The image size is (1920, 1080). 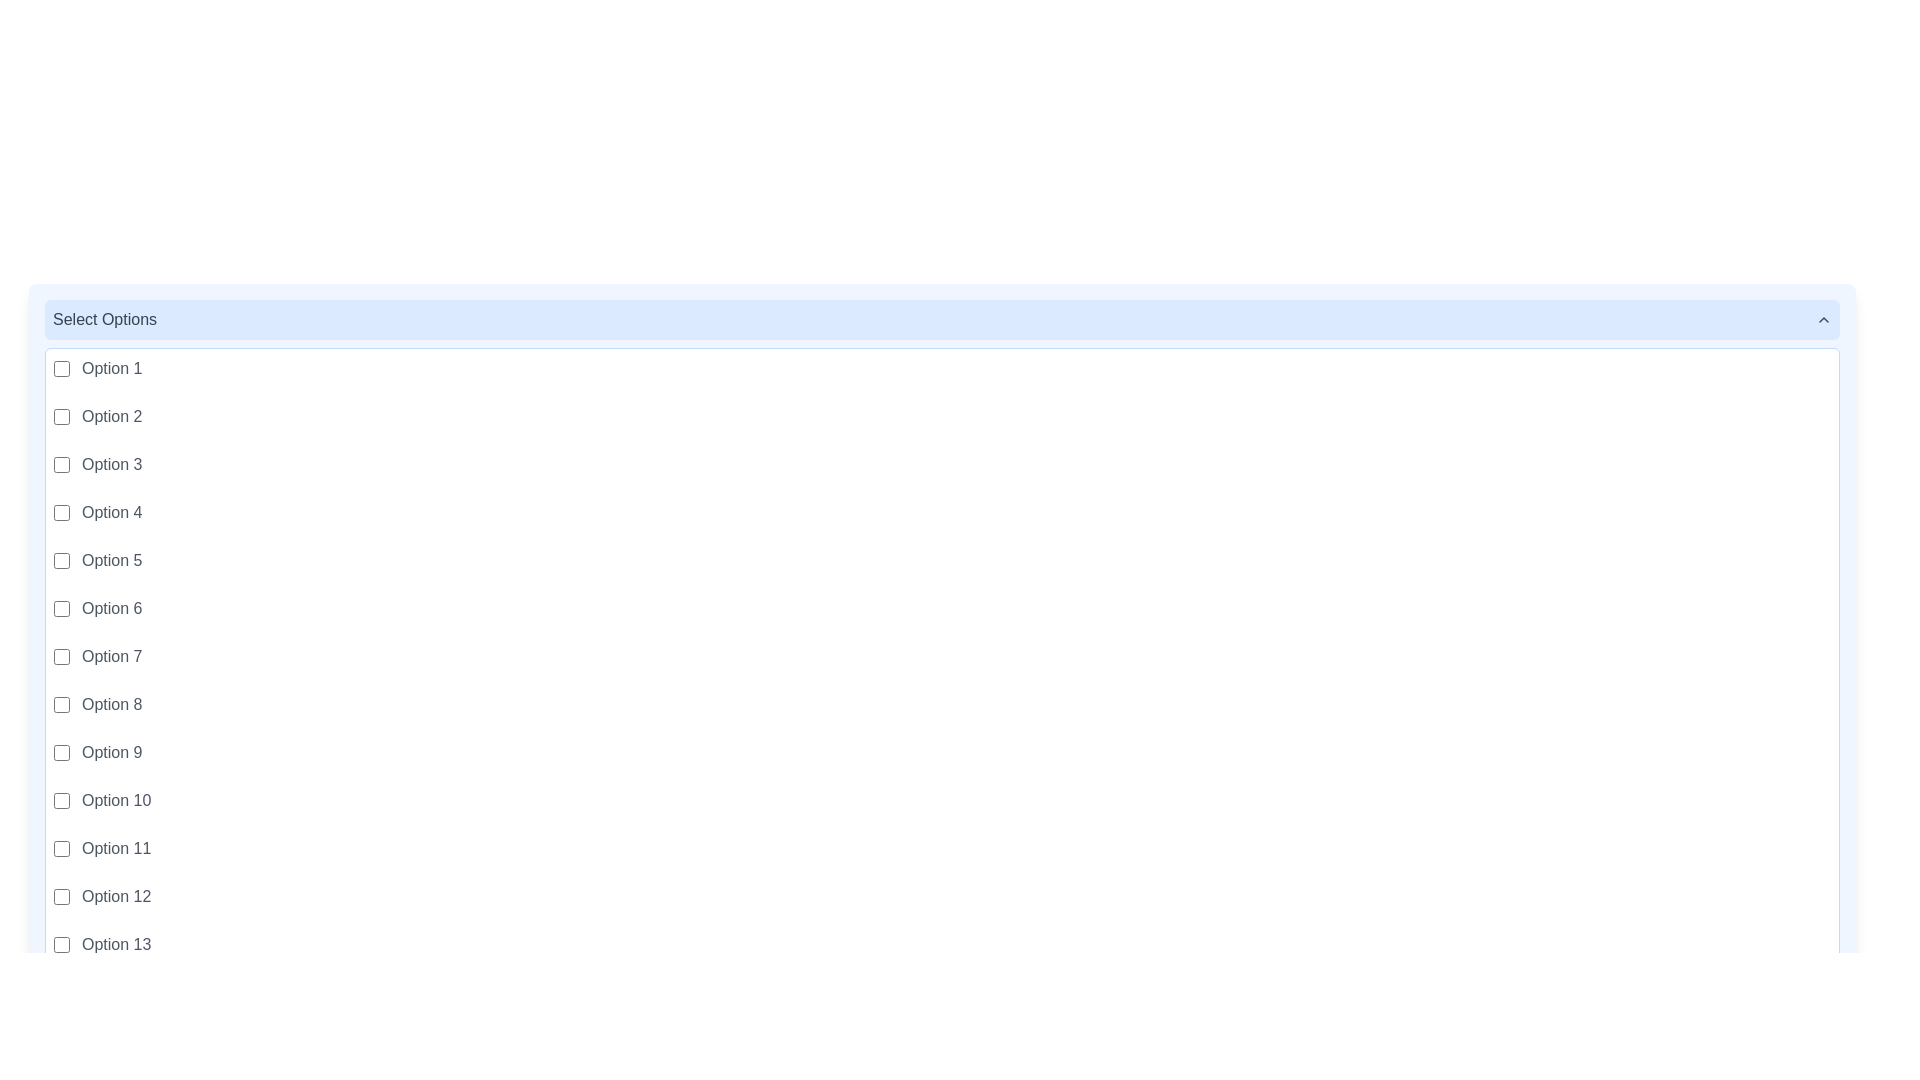 What do you see at coordinates (62, 465) in the screenshot?
I see `the small checkbox with a blue border located next to the label 'Option 3'` at bounding box center [62, 465].